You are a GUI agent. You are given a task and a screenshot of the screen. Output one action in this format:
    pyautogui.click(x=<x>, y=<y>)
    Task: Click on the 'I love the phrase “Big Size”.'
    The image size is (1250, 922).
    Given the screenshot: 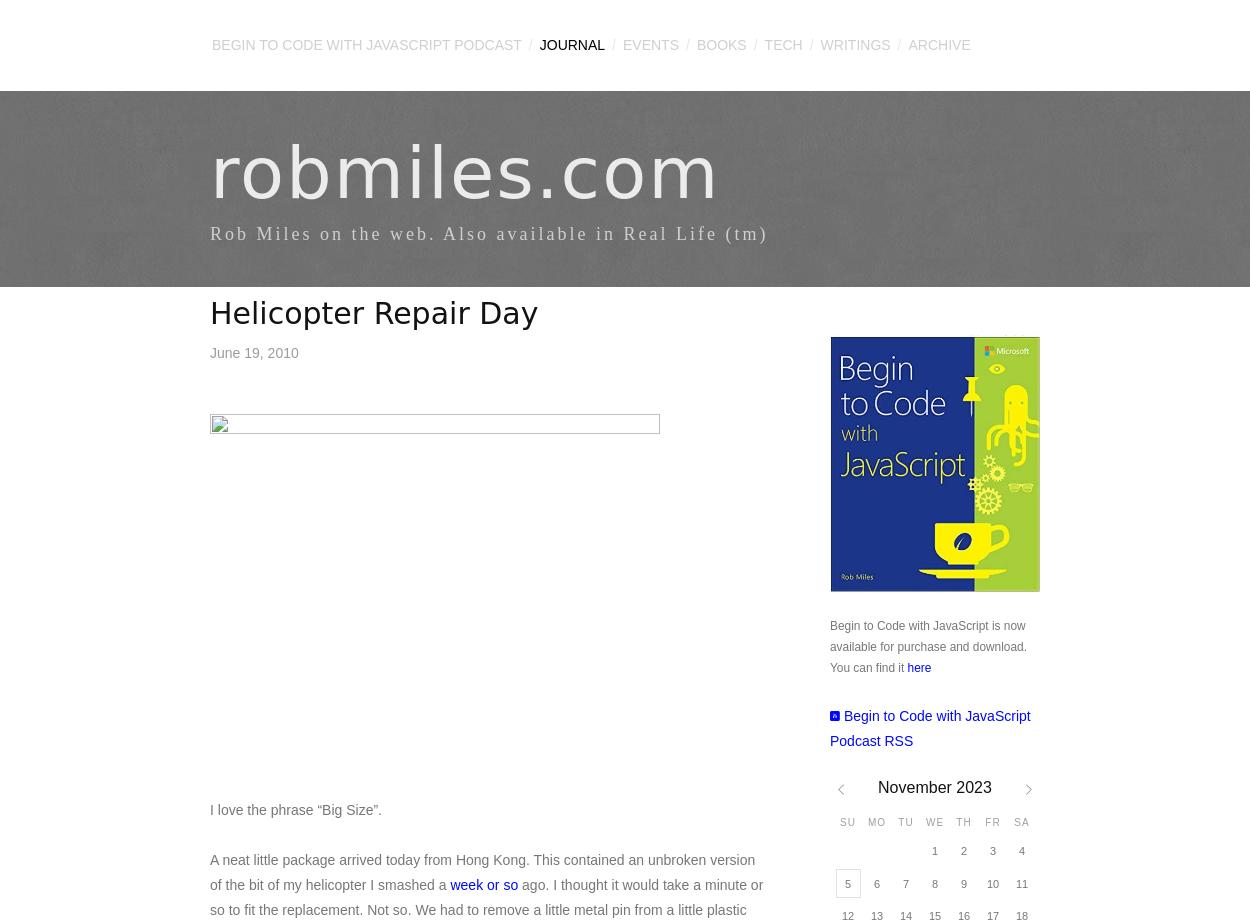 What is the action you would take?
    pyautogui.click(x=295, y=808)
    